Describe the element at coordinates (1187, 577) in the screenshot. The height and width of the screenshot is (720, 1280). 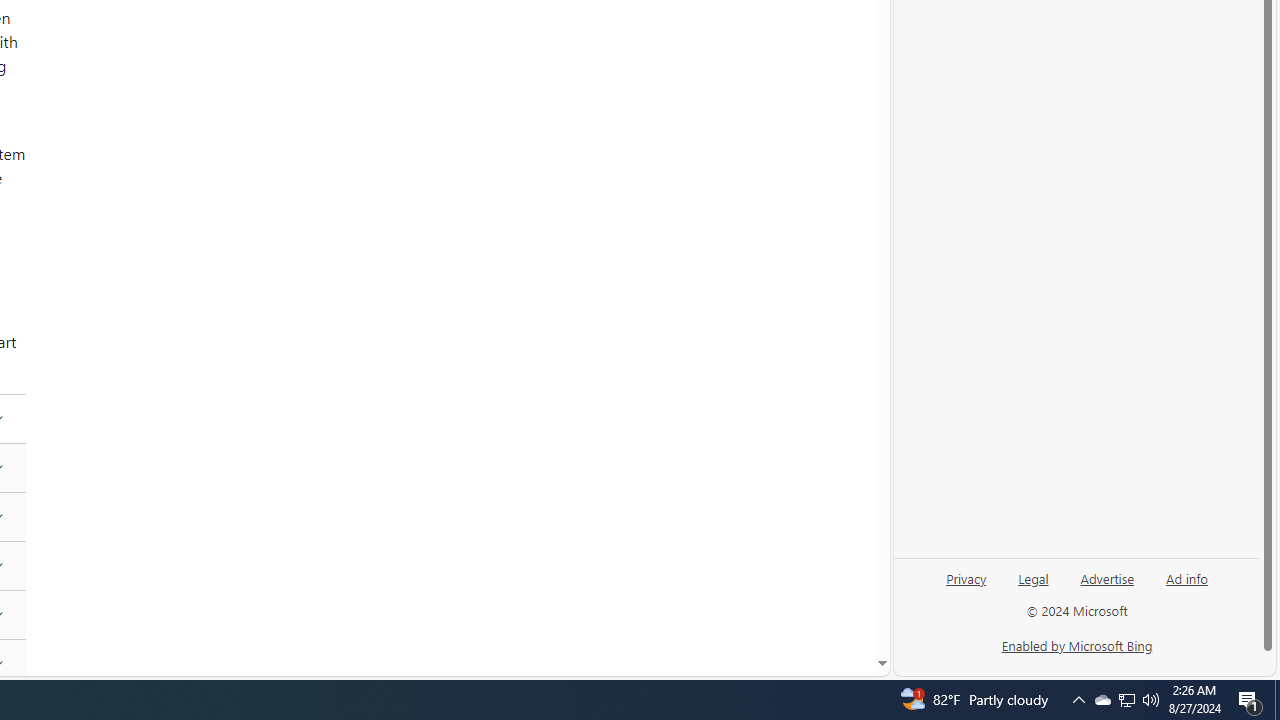
I see `'Ad info'` at that location.